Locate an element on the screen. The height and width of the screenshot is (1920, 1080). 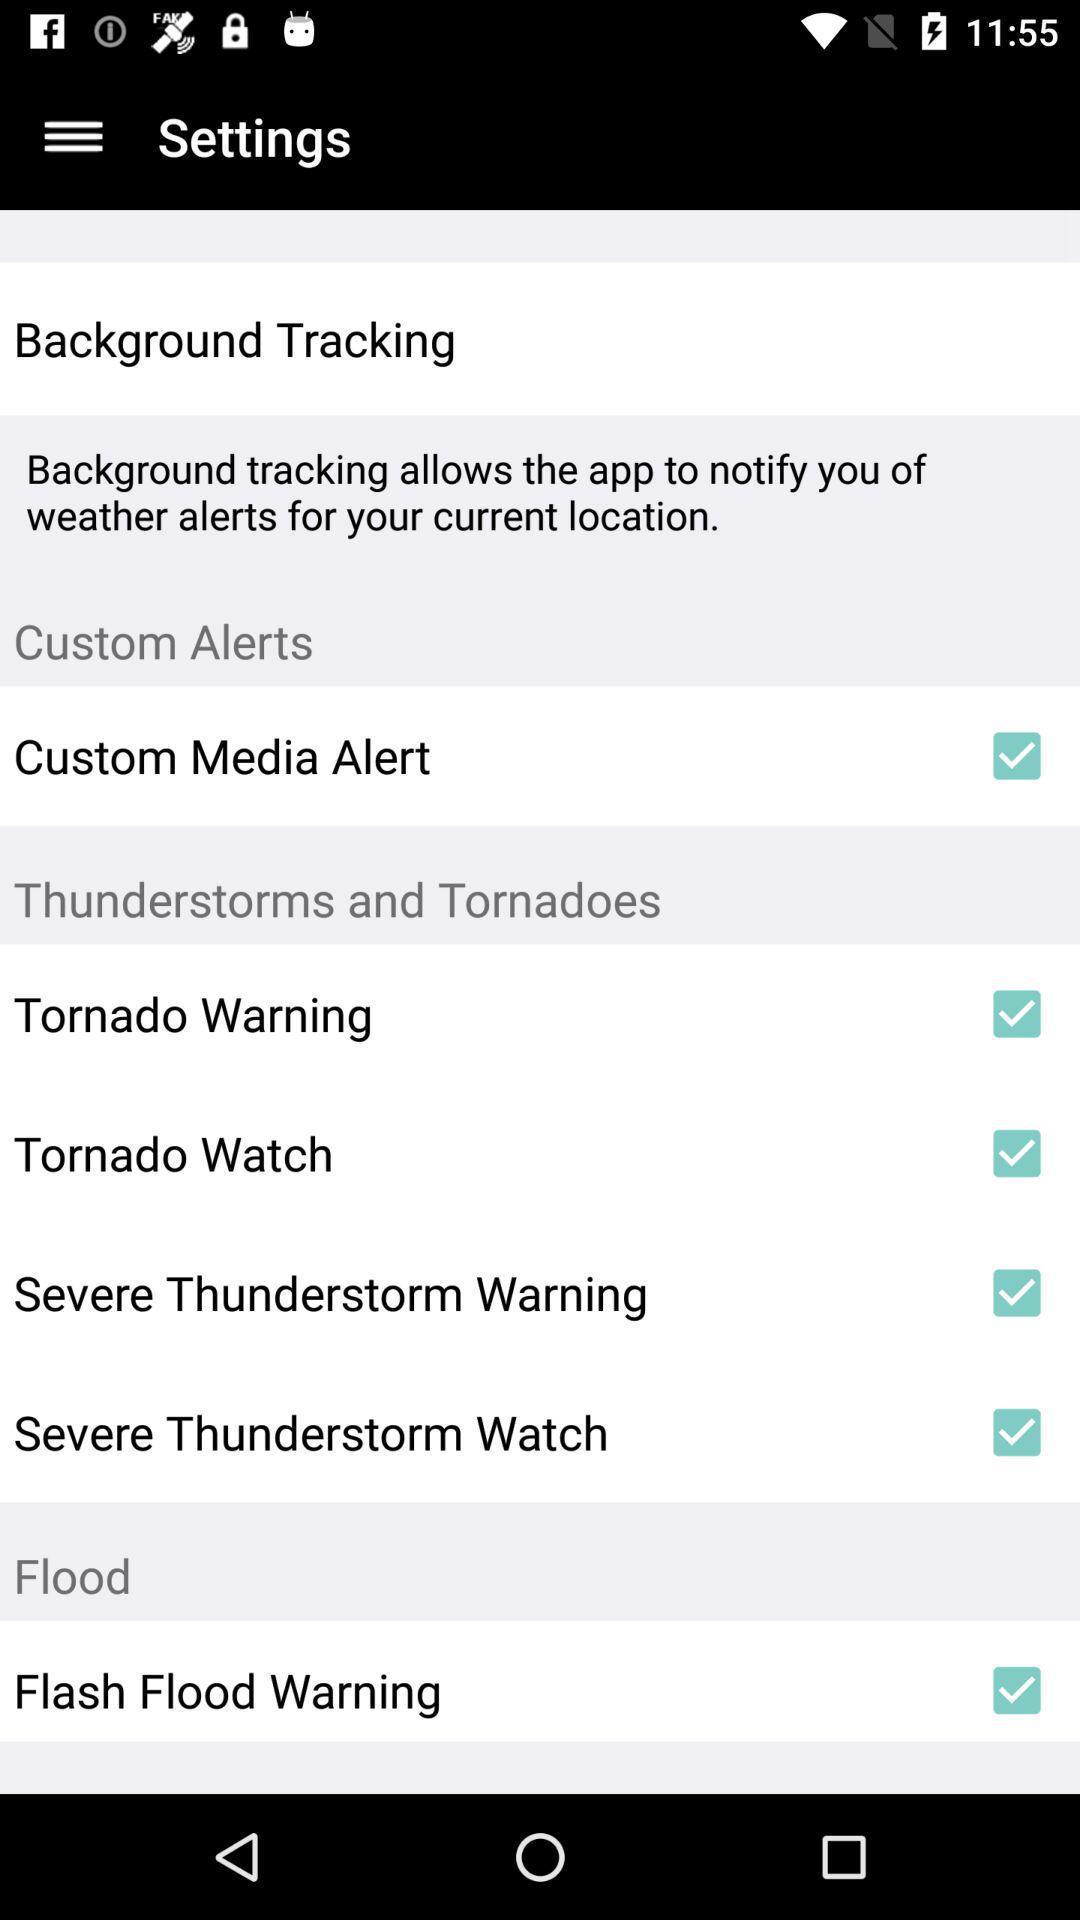
the icon next to tornado warning icon is located at coordinates (1017, 1013).